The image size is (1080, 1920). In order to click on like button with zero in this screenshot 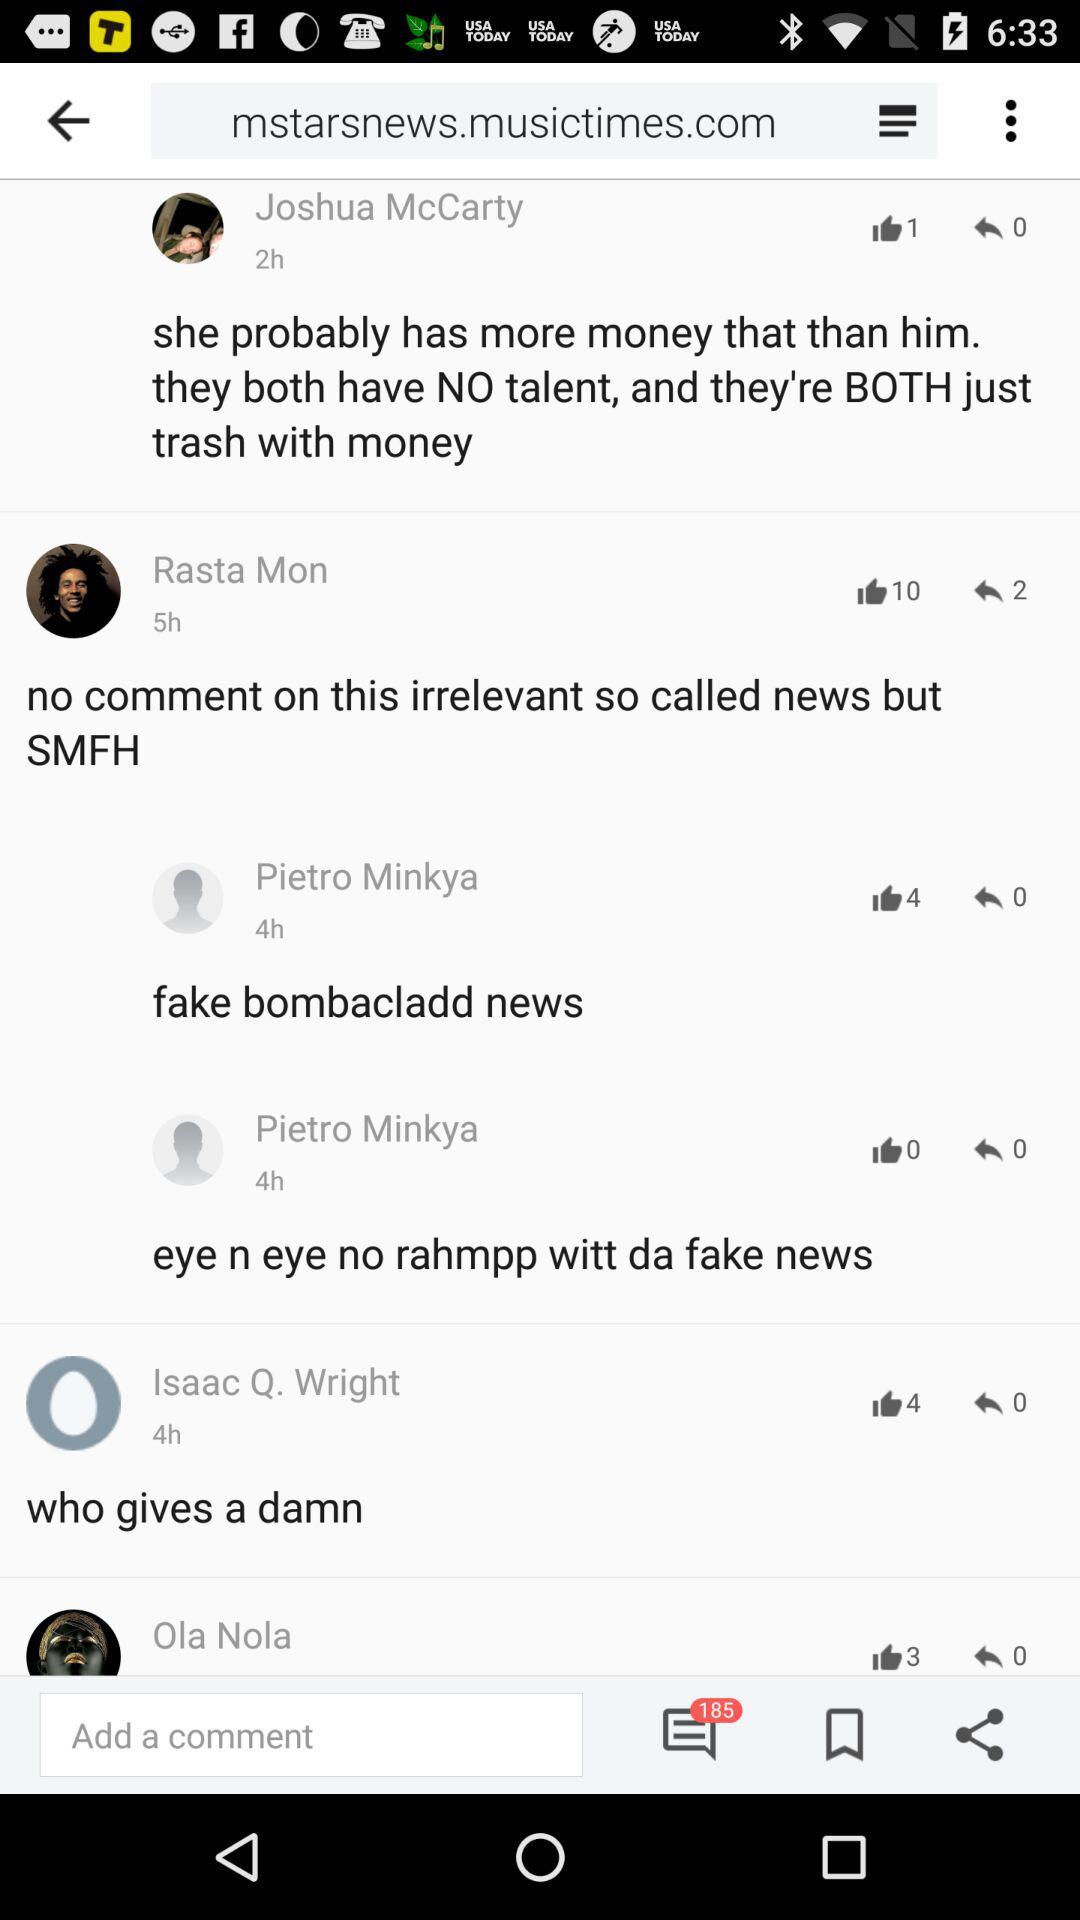, I will do `click(886, 1150)`.